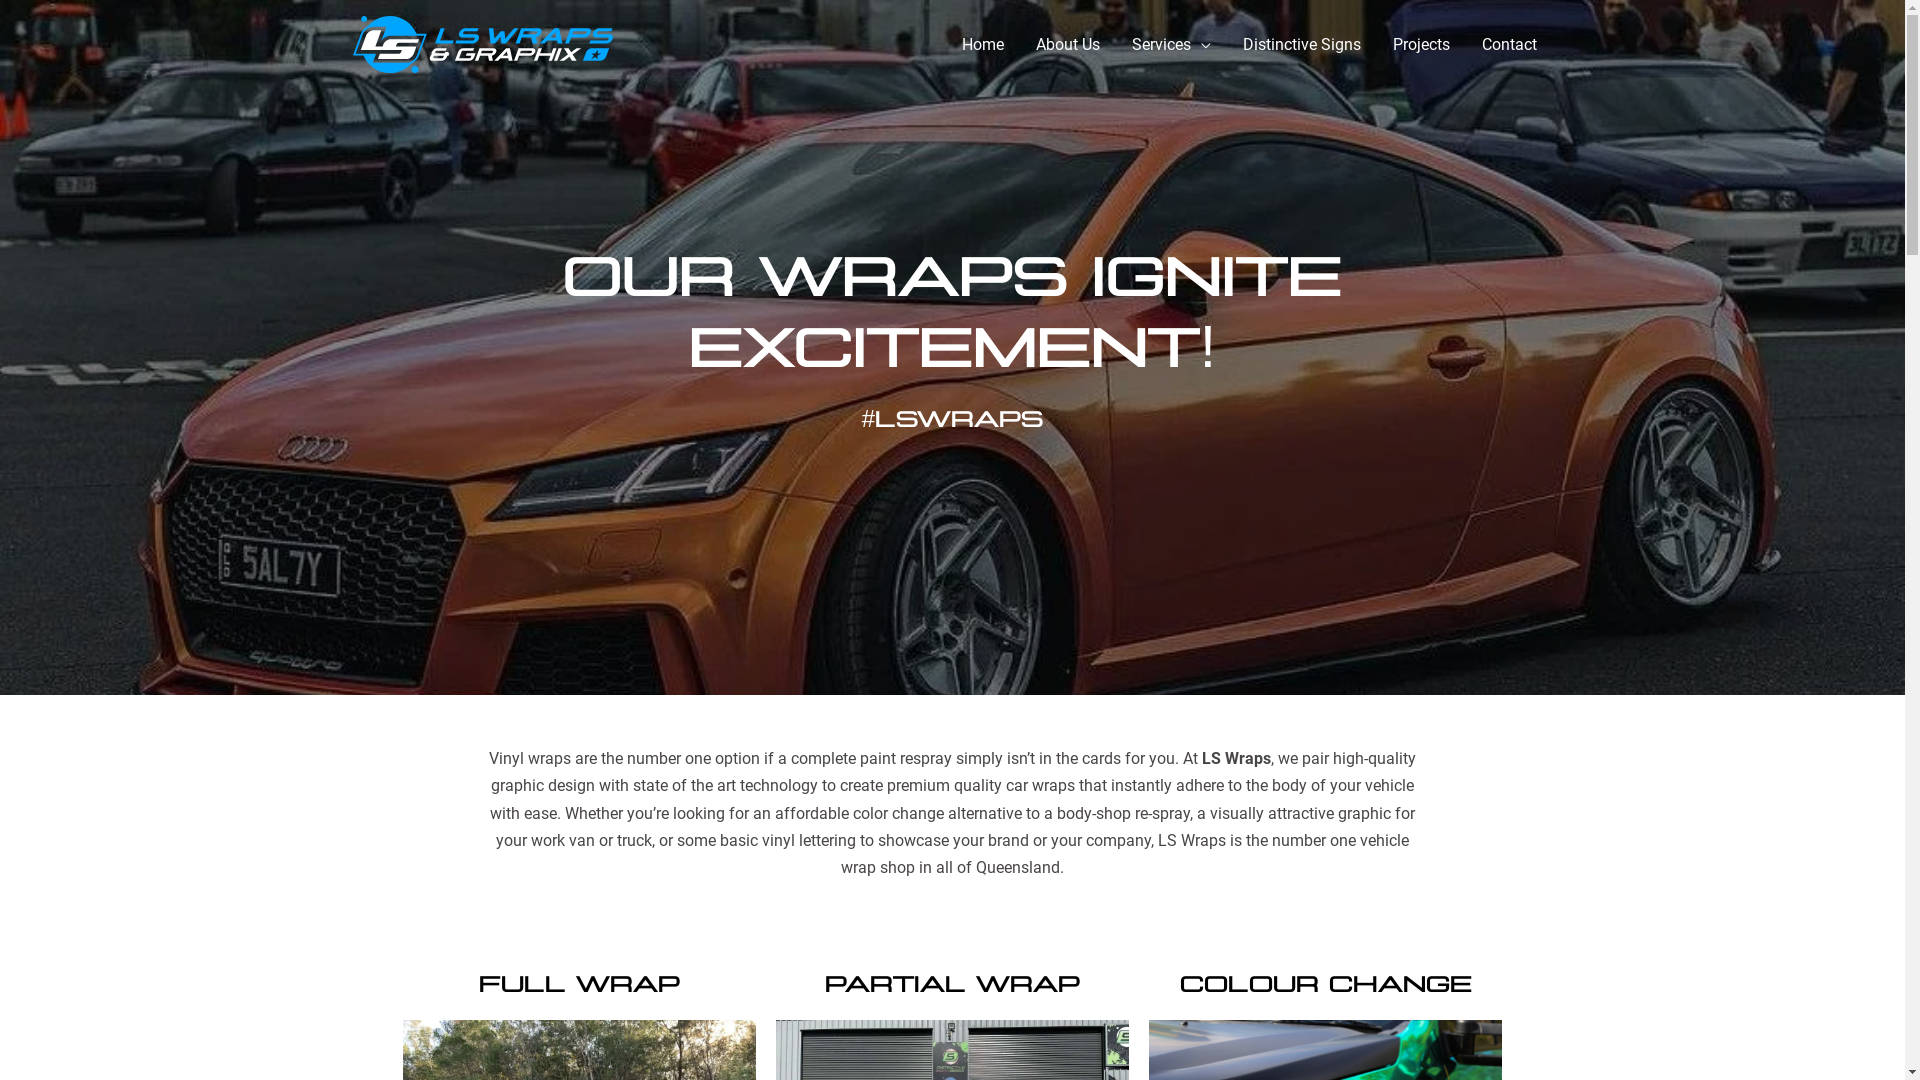 The image size is (1920, 1080). I want to click on 'Services', so click(1171, 45).